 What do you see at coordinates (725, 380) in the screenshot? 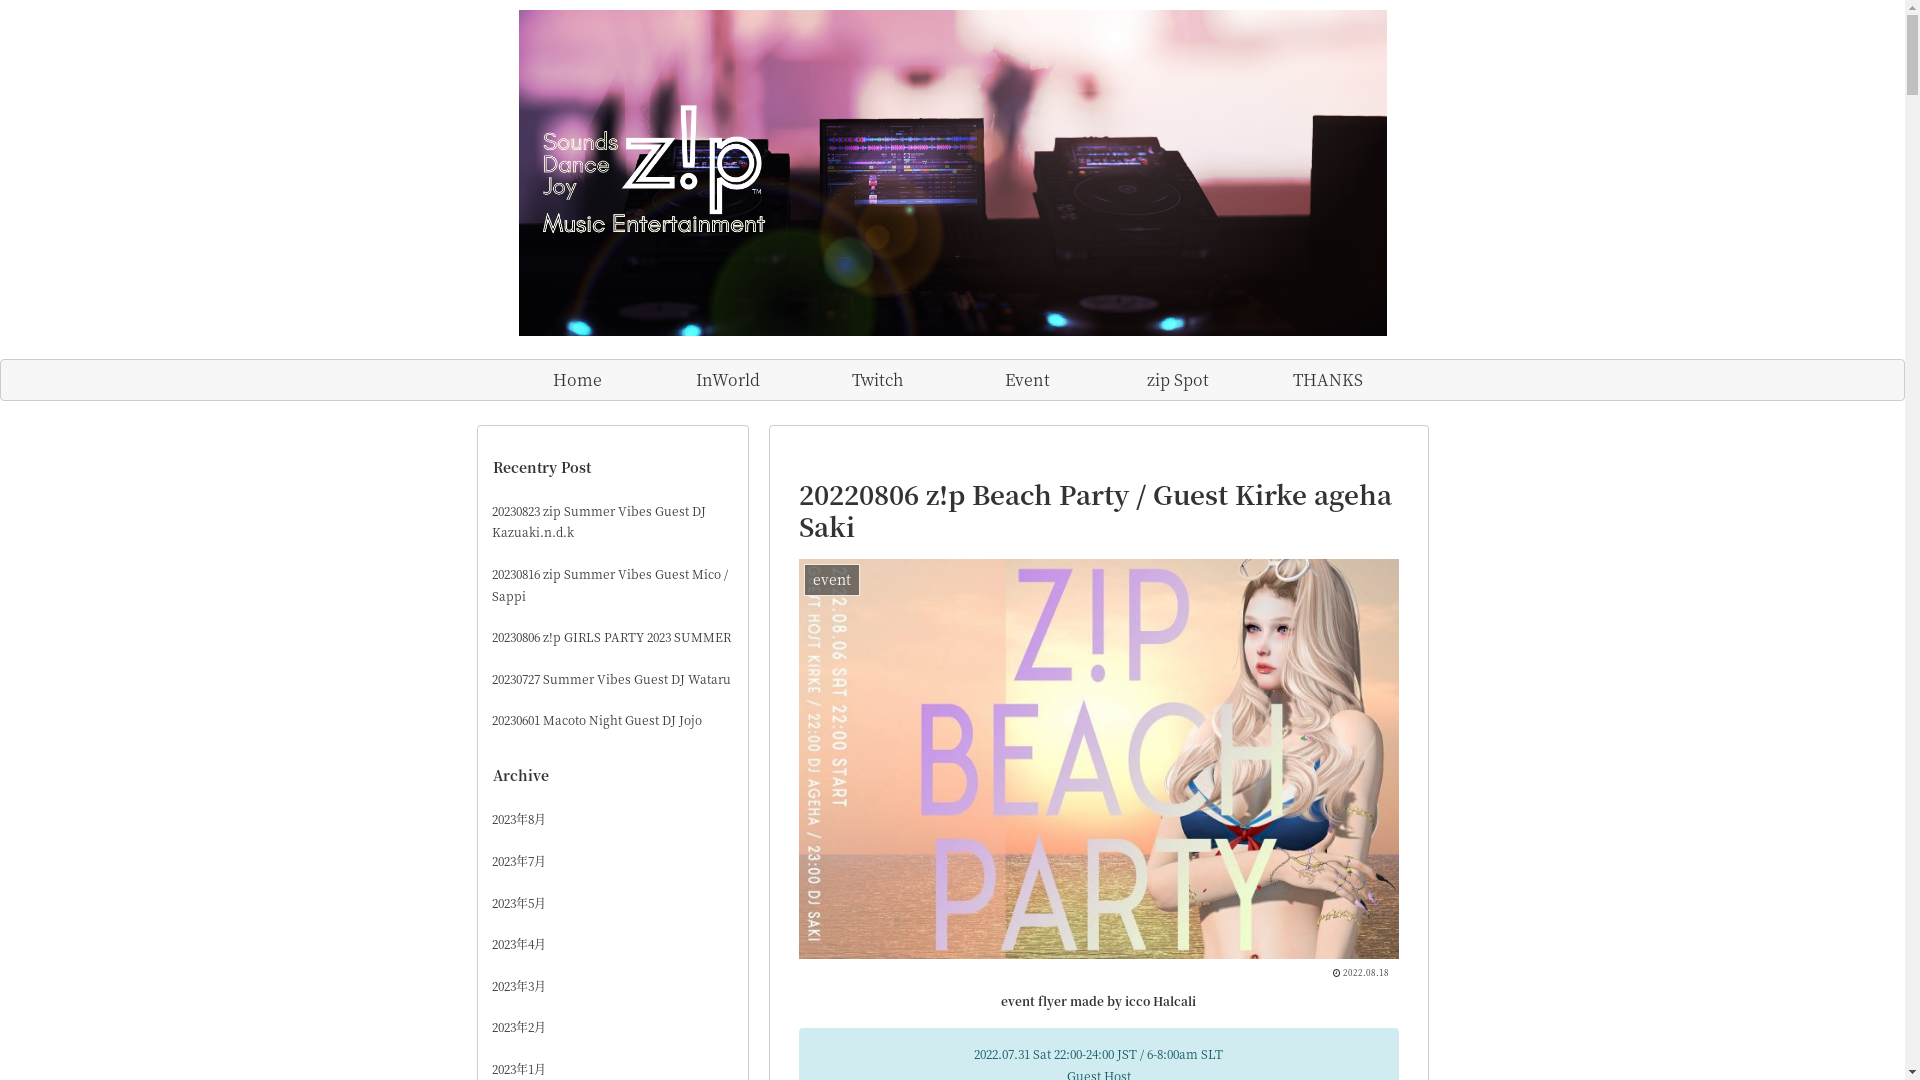
I see `'InWorld'` at bounding box center [725, 380].